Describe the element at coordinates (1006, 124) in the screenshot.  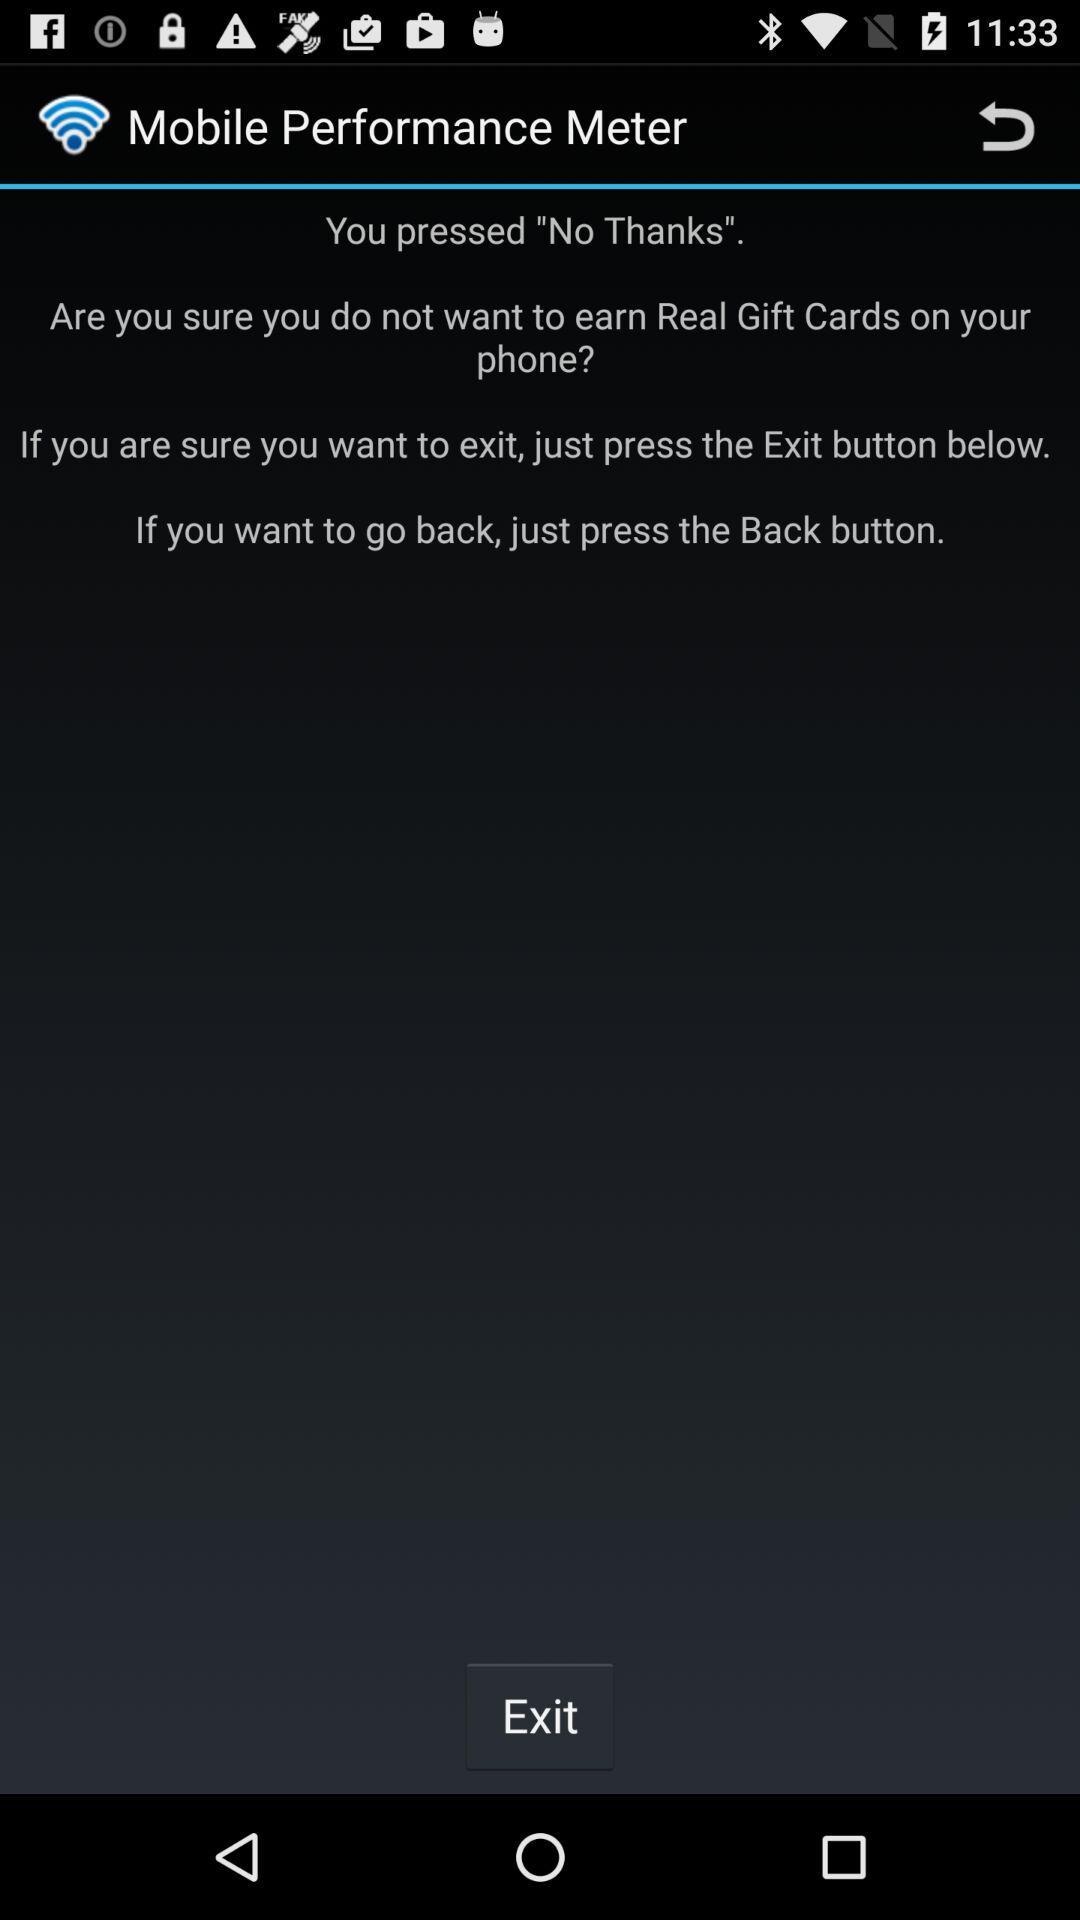
I see `icon to the right of mobile performance meter app` at that location.